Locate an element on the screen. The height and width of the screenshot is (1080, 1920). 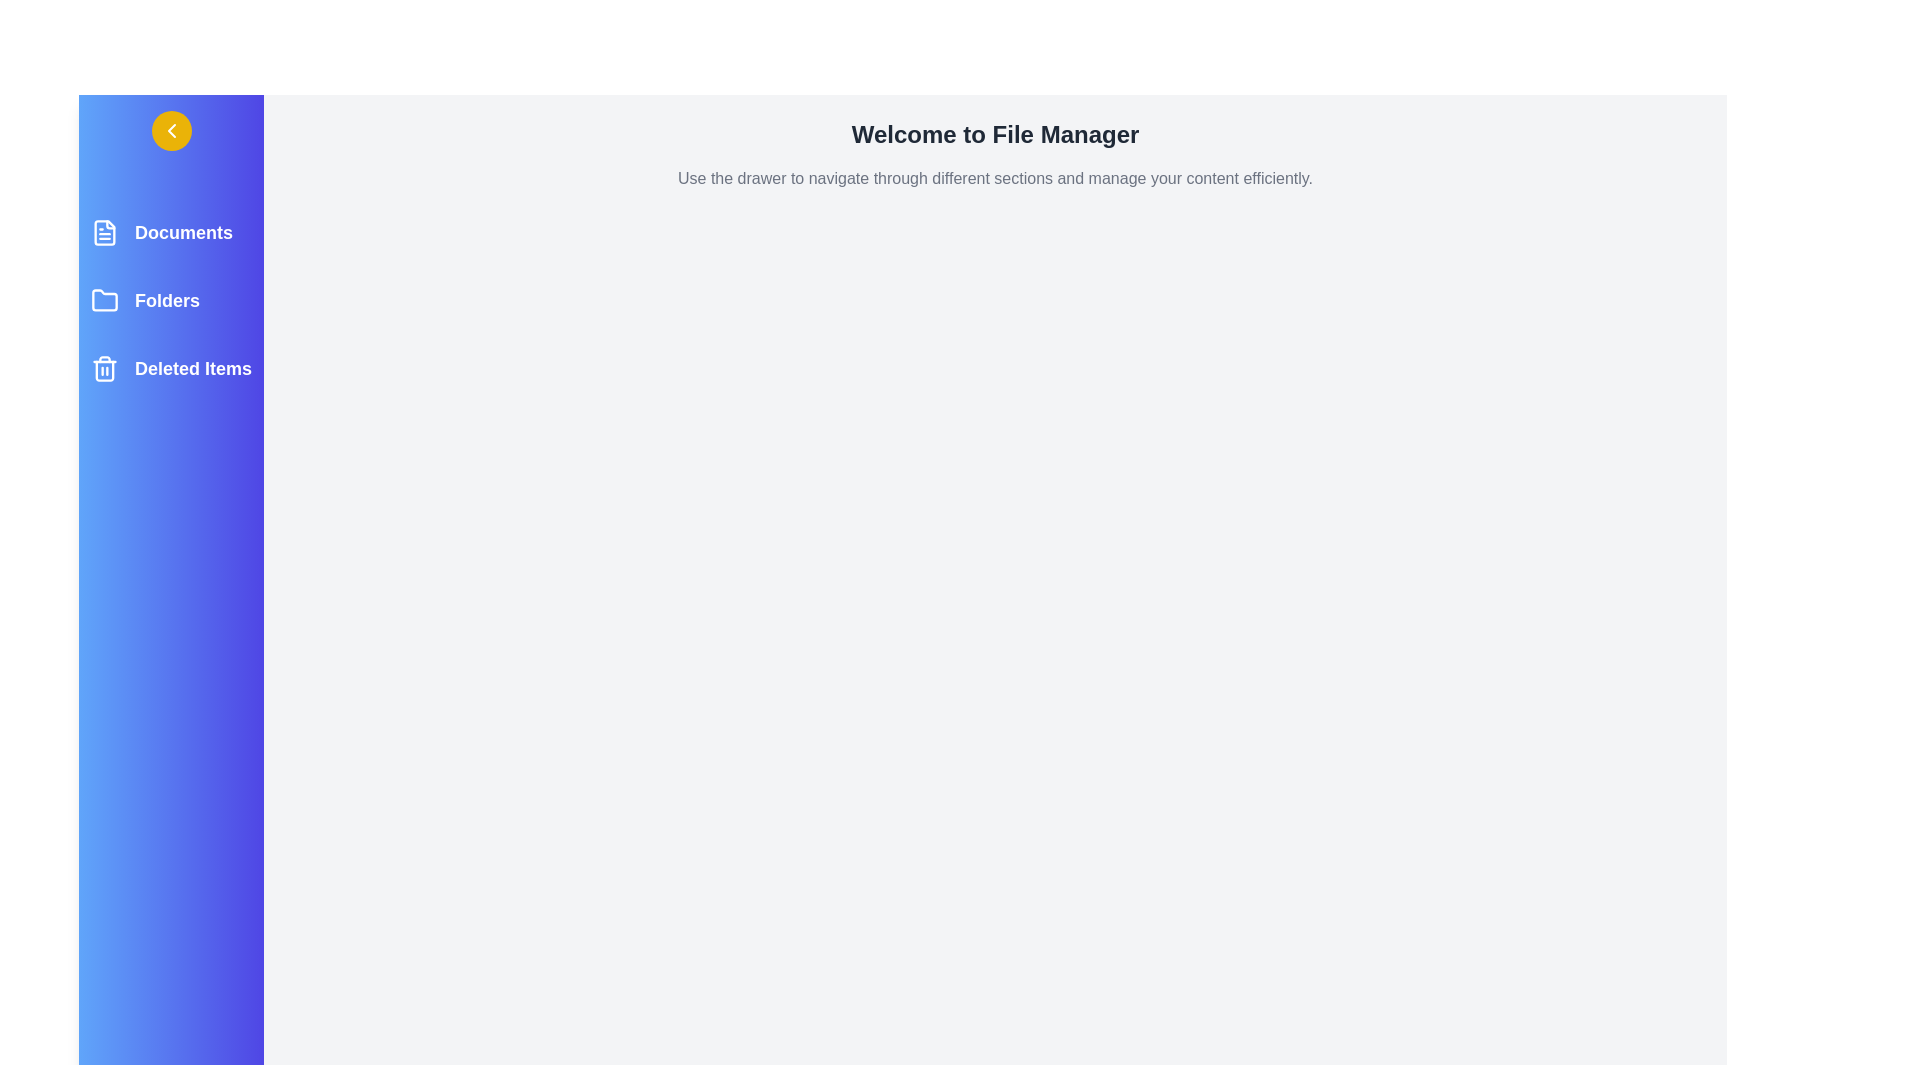
the Folders section to highlight it is located at coordinates (171, 300).